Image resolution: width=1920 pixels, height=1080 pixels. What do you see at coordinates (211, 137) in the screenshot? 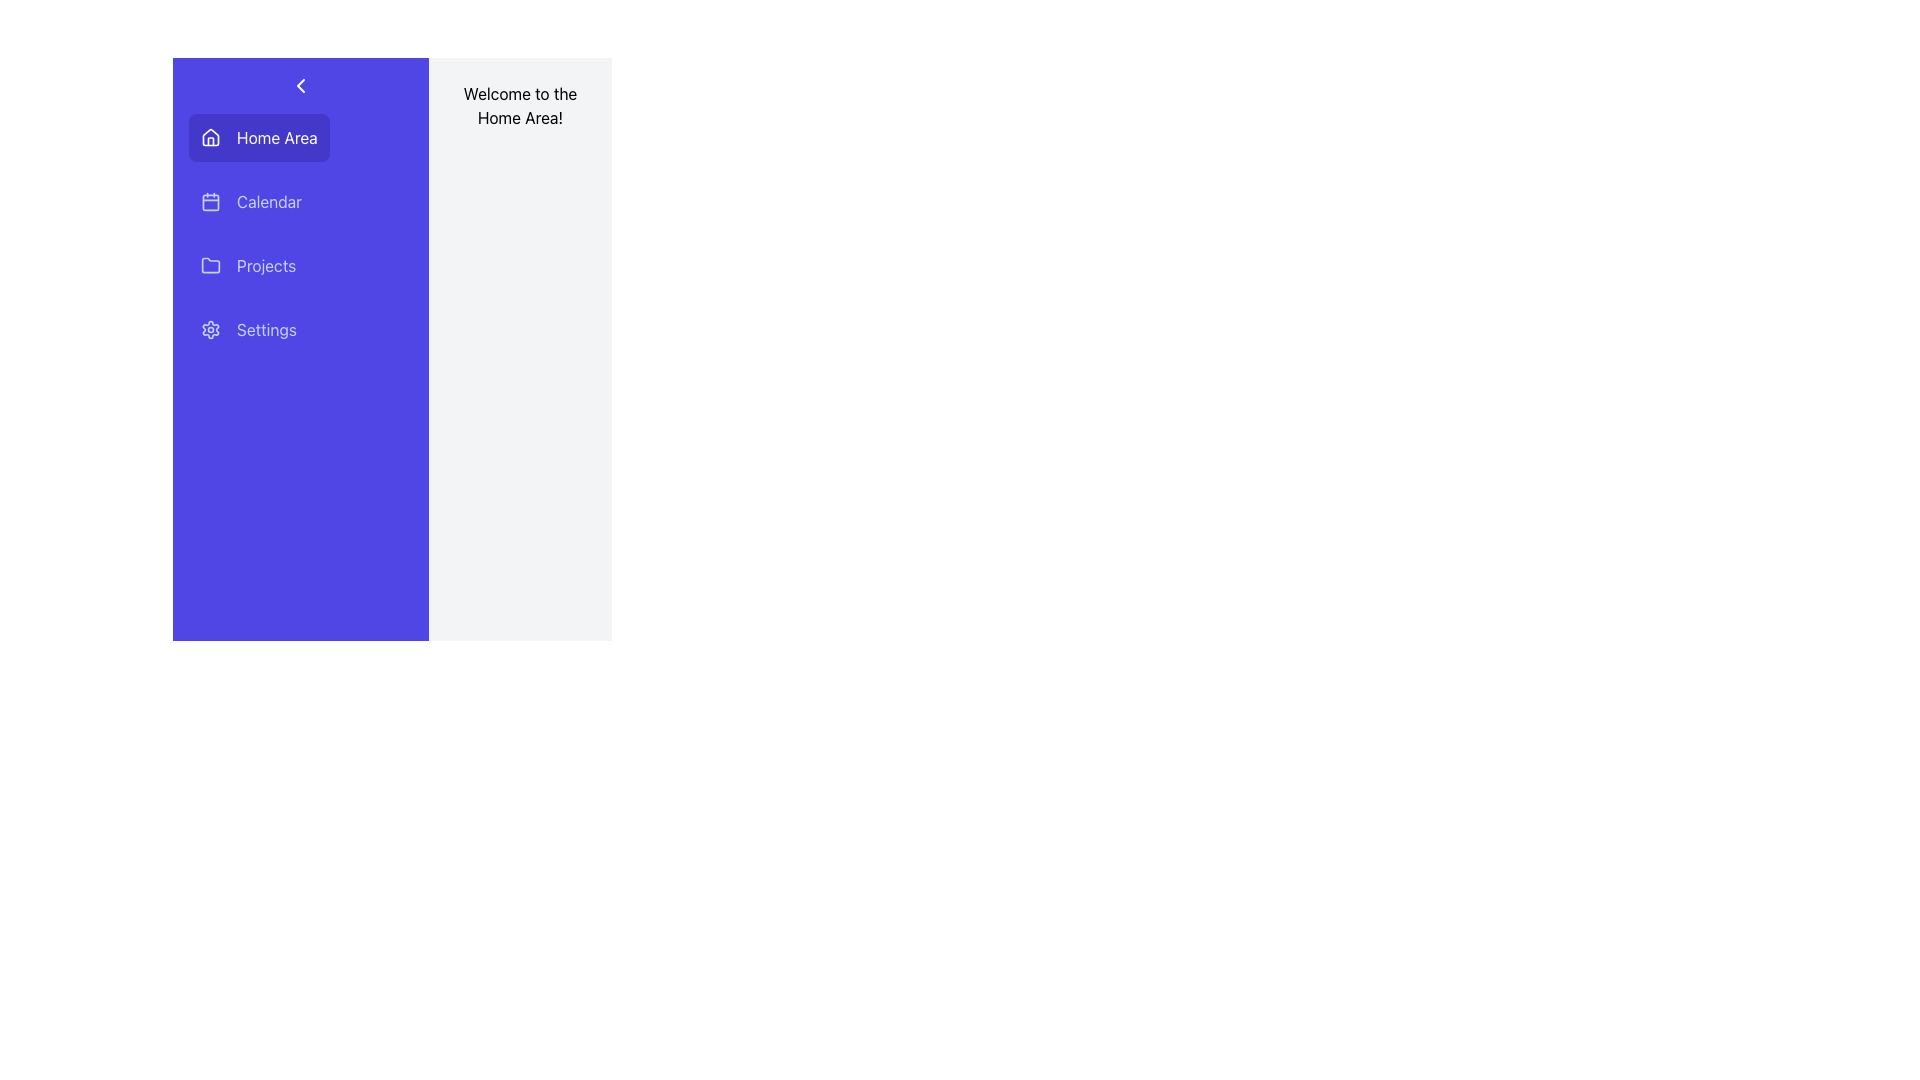
I see `the home icon located in the top-left portion of the app interface, which is positioned to the left of the 'Home Area' text within a rounded rectangle button` at bounding box center [211, 137].